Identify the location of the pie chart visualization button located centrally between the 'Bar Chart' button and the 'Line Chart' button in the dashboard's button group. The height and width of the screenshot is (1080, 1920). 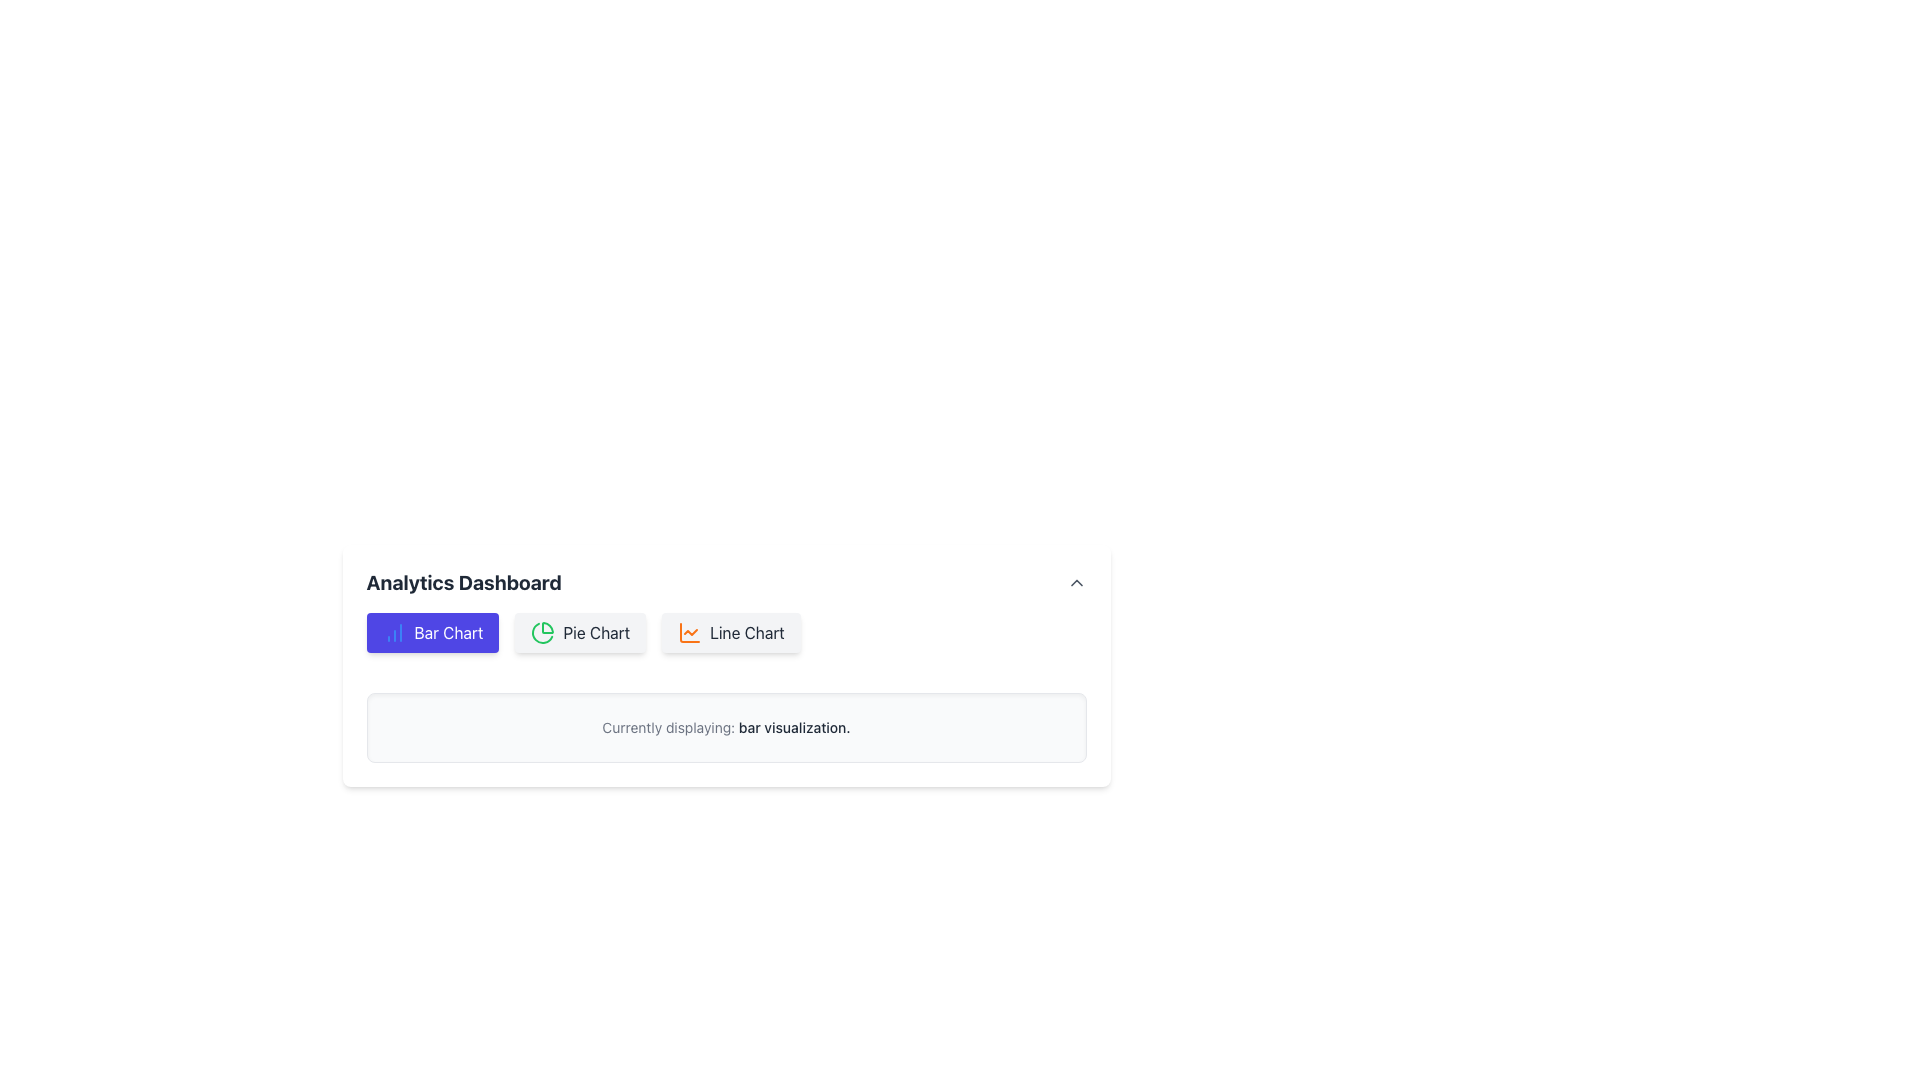
(579, 632).